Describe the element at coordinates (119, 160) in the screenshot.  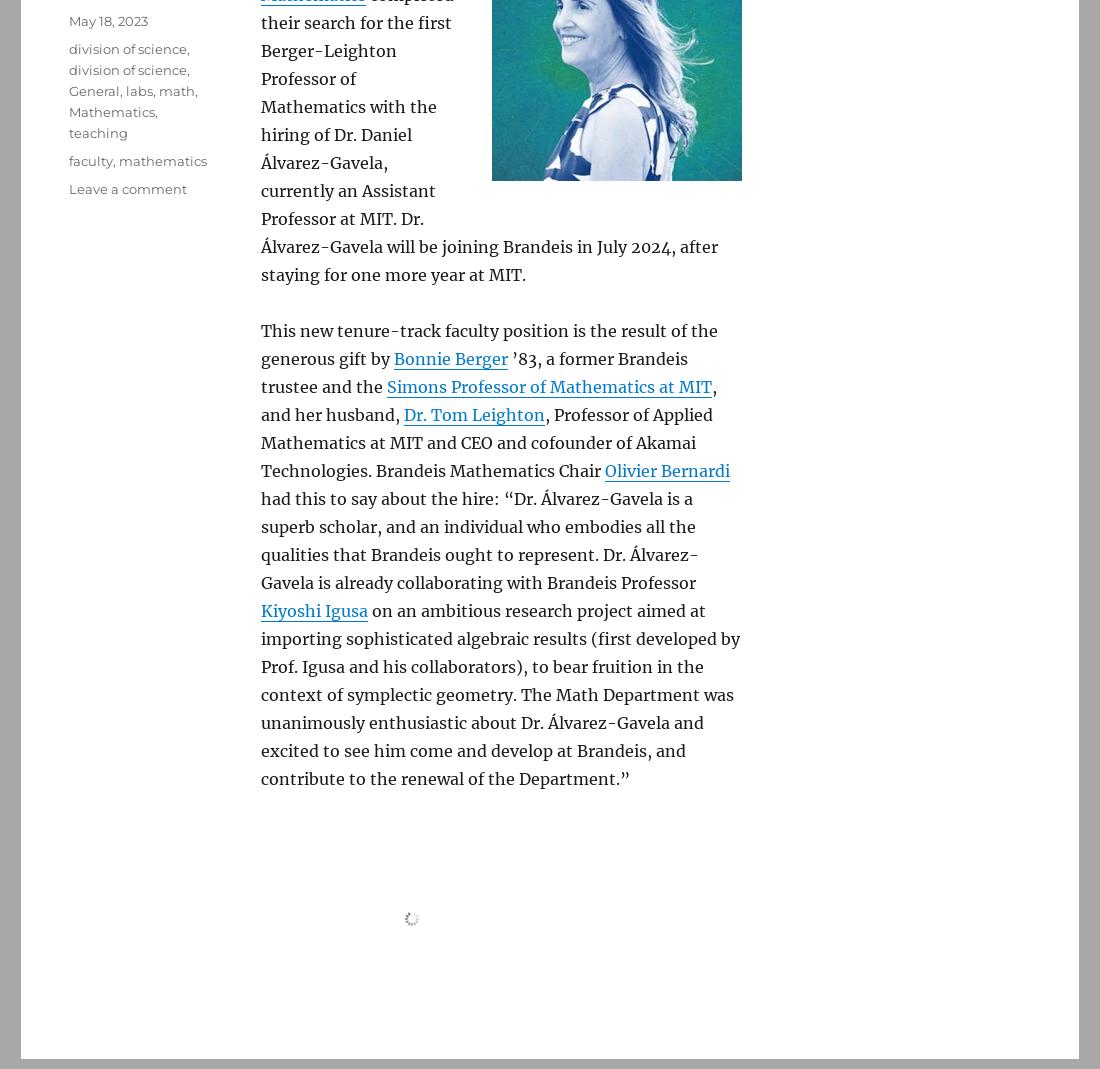
I see `'mathematics'` at that location.